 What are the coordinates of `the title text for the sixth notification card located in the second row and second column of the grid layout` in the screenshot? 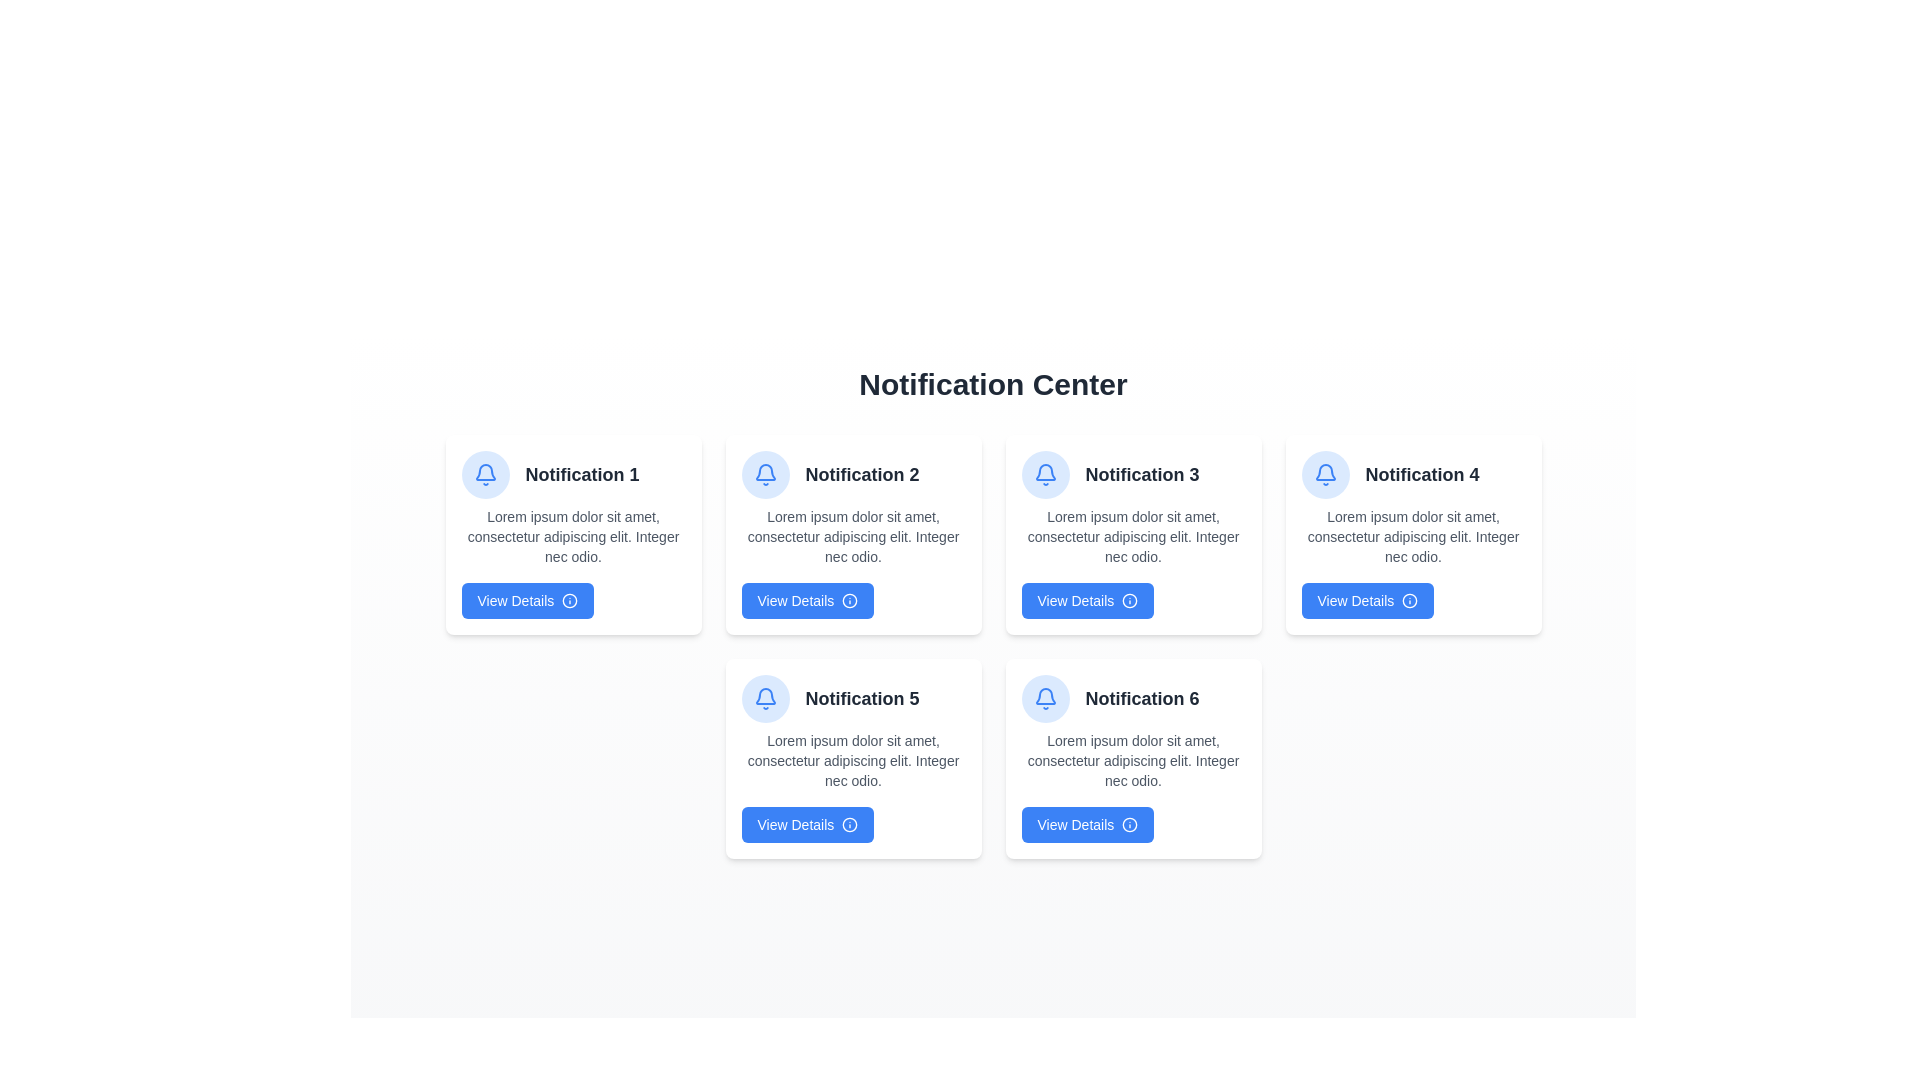 It's located at (1133, 697).